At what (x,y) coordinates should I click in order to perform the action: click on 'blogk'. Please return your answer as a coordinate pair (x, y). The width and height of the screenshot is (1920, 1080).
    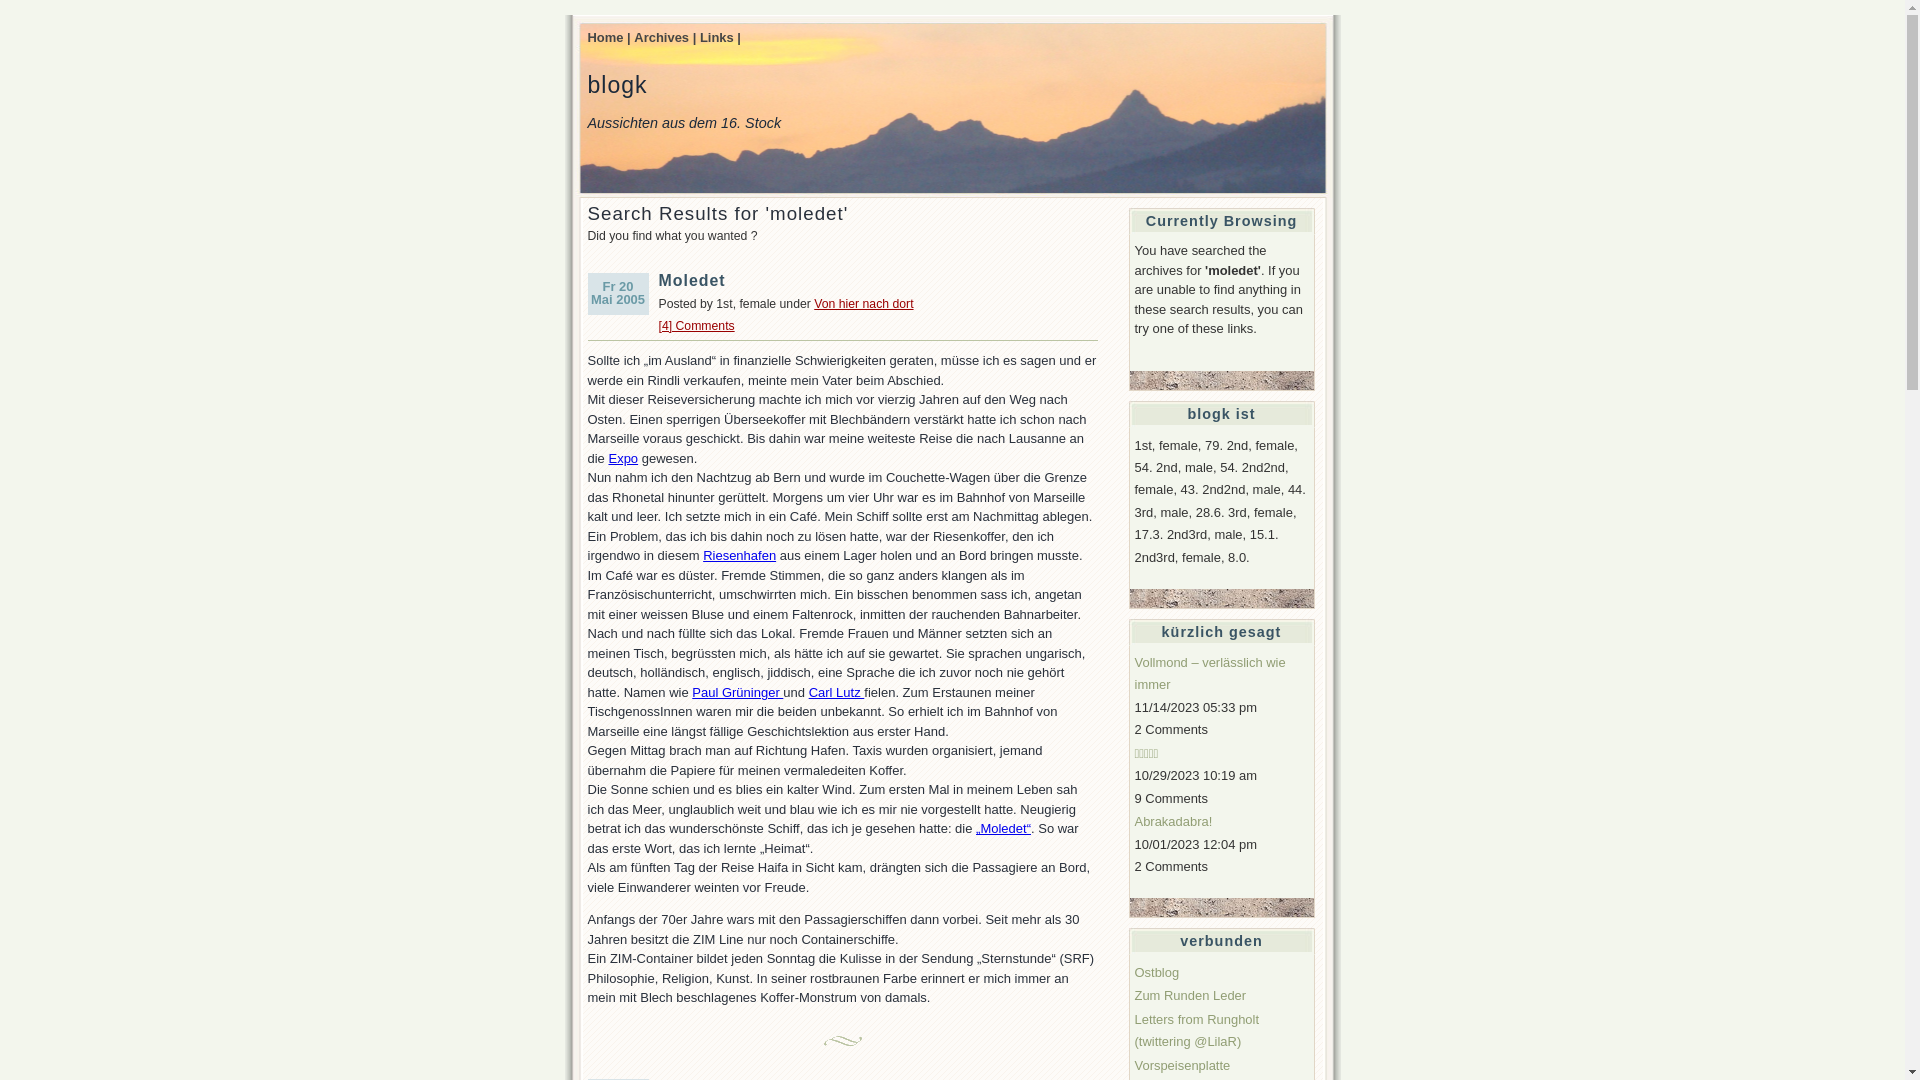
    Looking at the image, I should click on (617, 83).